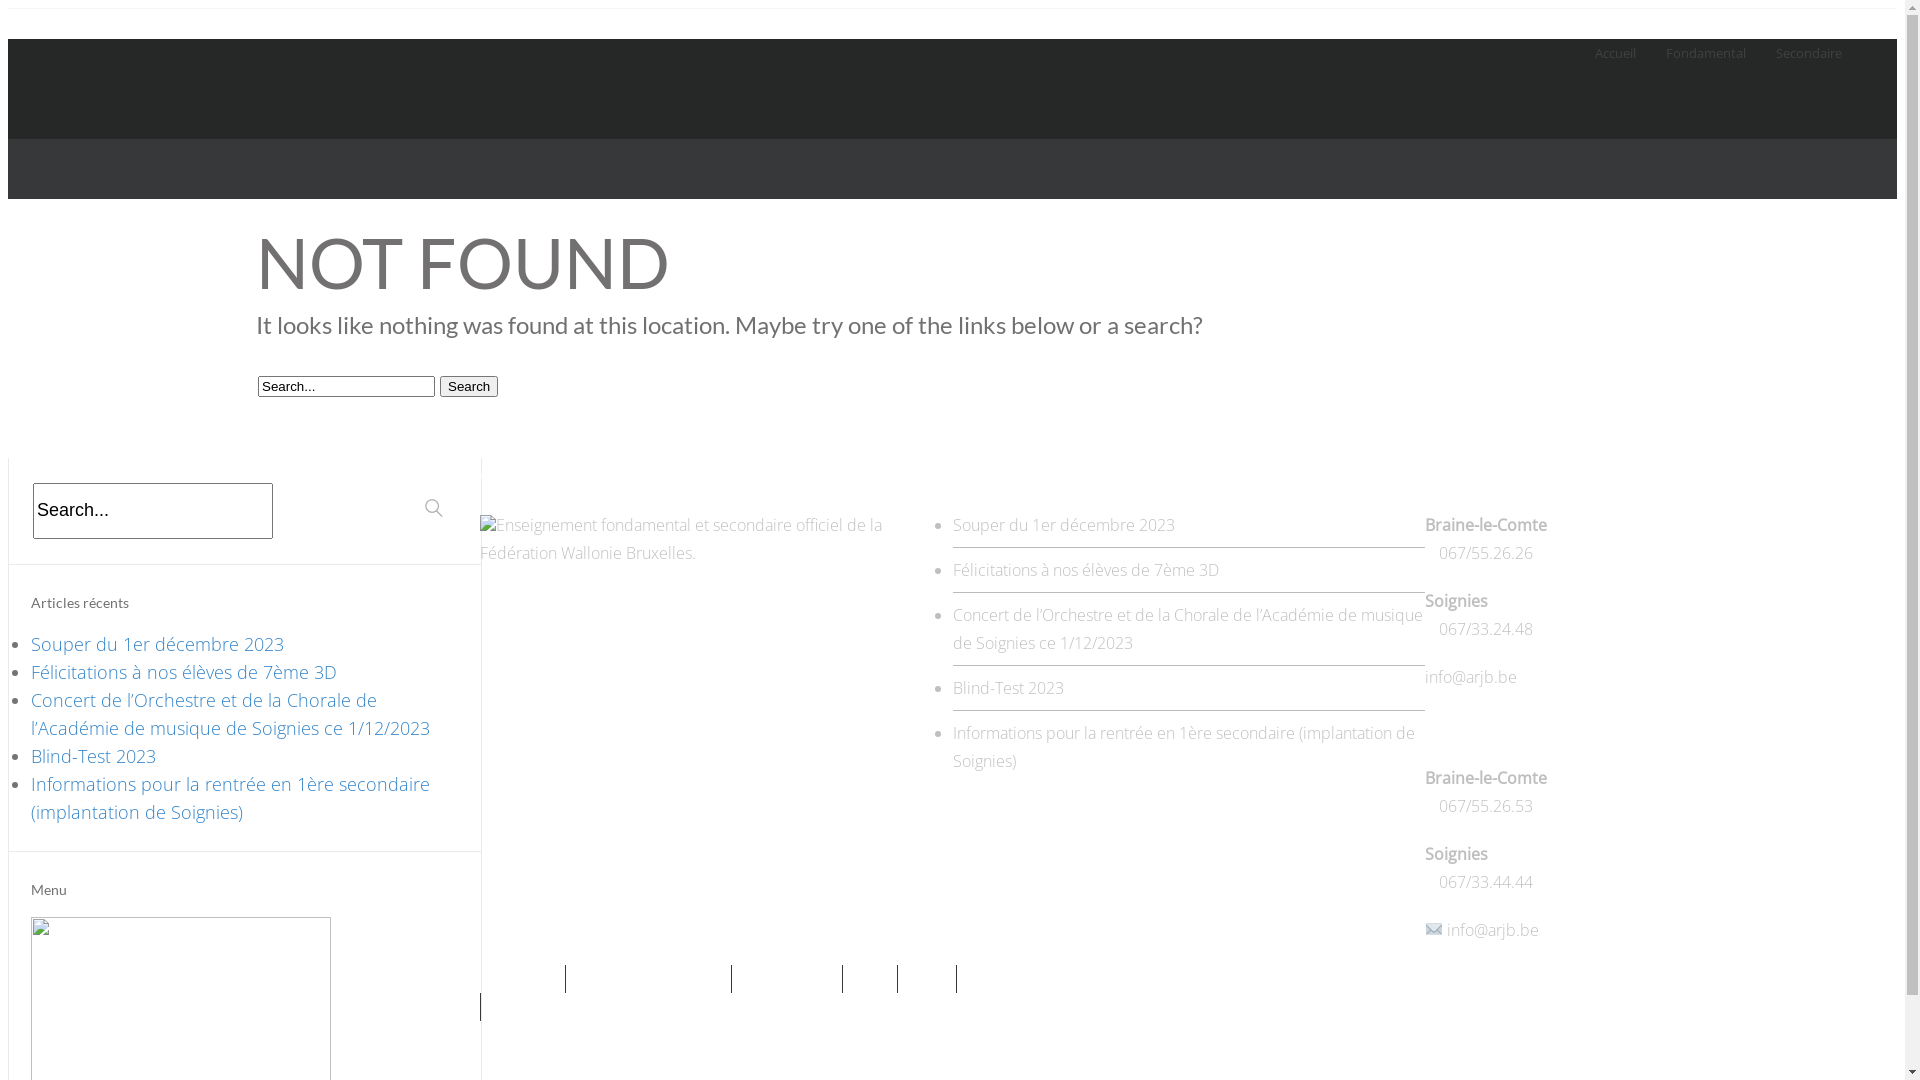  I want to click on 'Fondamental', so click(1704, 38).